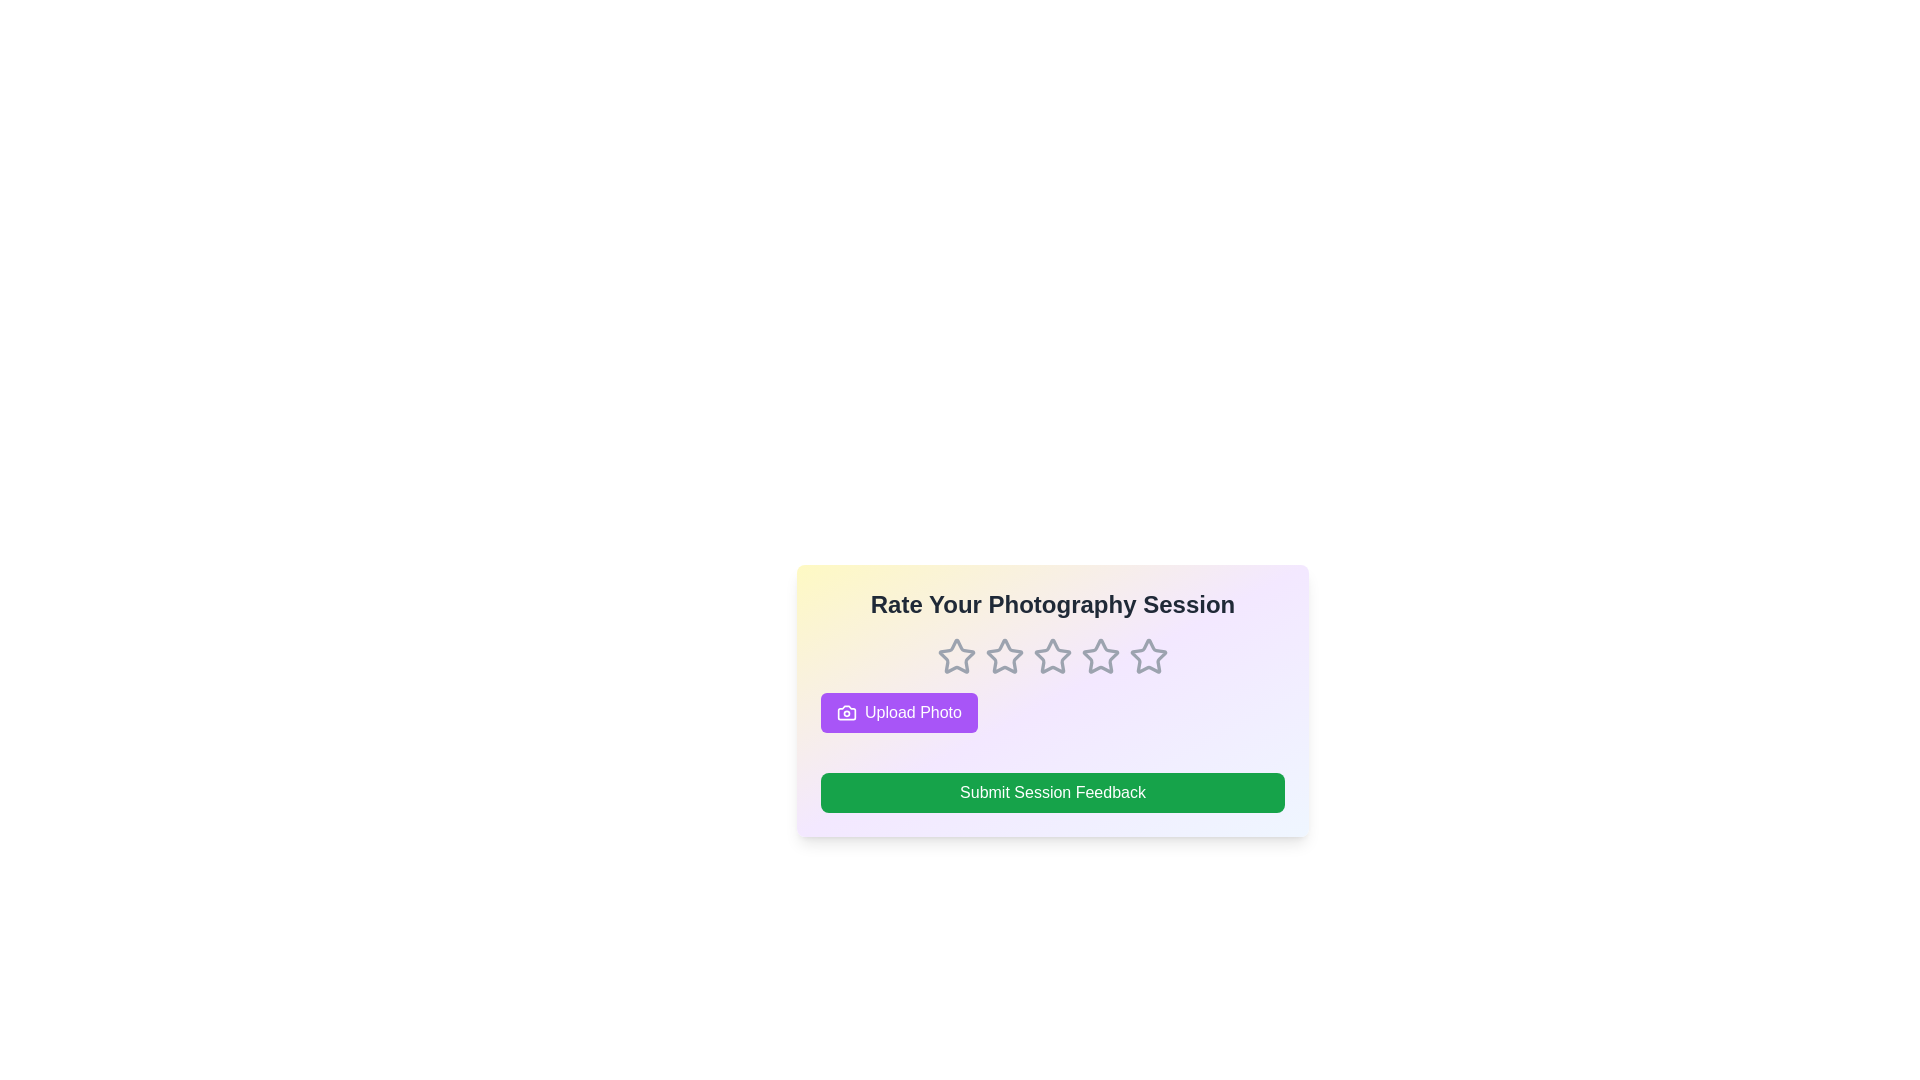 The height and width of the screenshot is (1080, 1920). Describe the element at coordinates (1099, 656) in the screenshot. I see `the rating to 4 stars by clicking on the corresponding star` at that location.